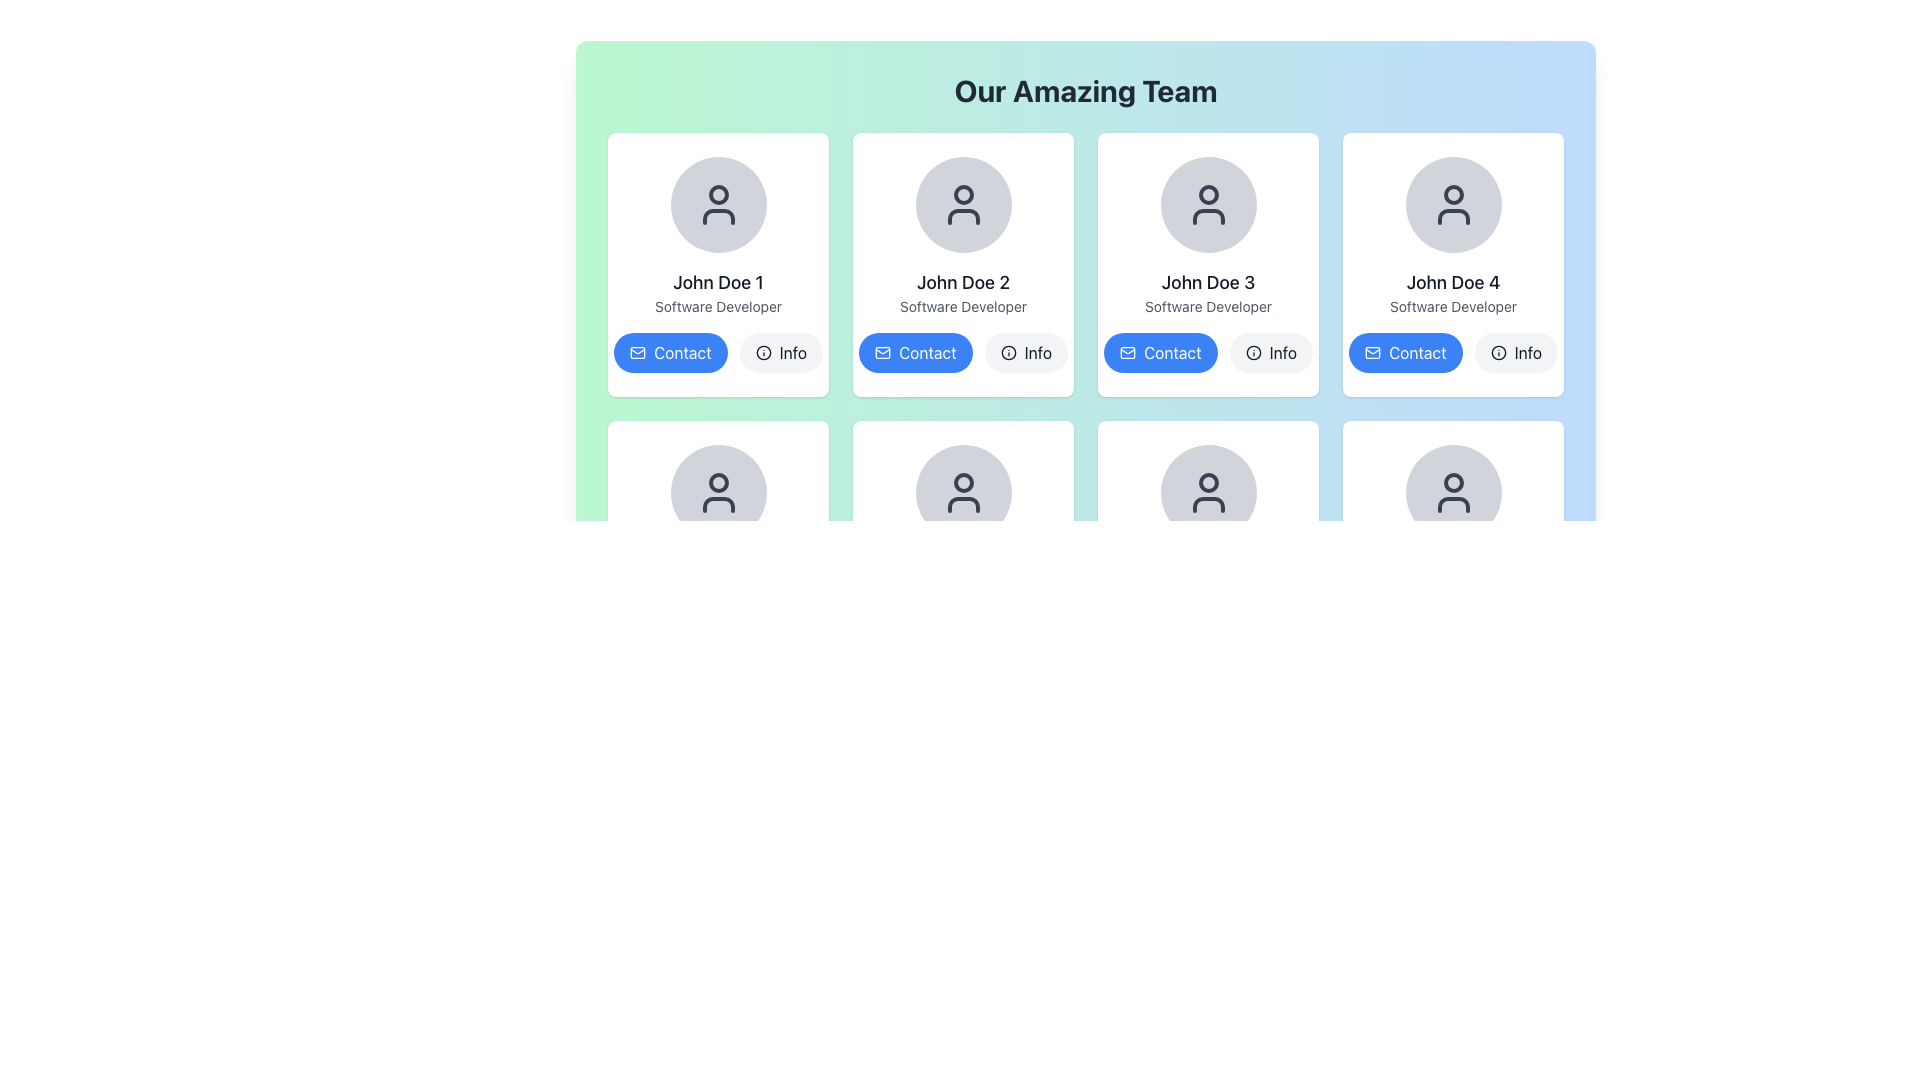 The width and height of the screenshot is (1920, 1080). Describe the element at coordinates (718, 482) in the screenshot. I see `the Circle graphic representing the user's profile picture located in the user profile icon in the second row's first card under the header 'Our Amazing Team'` at that location.